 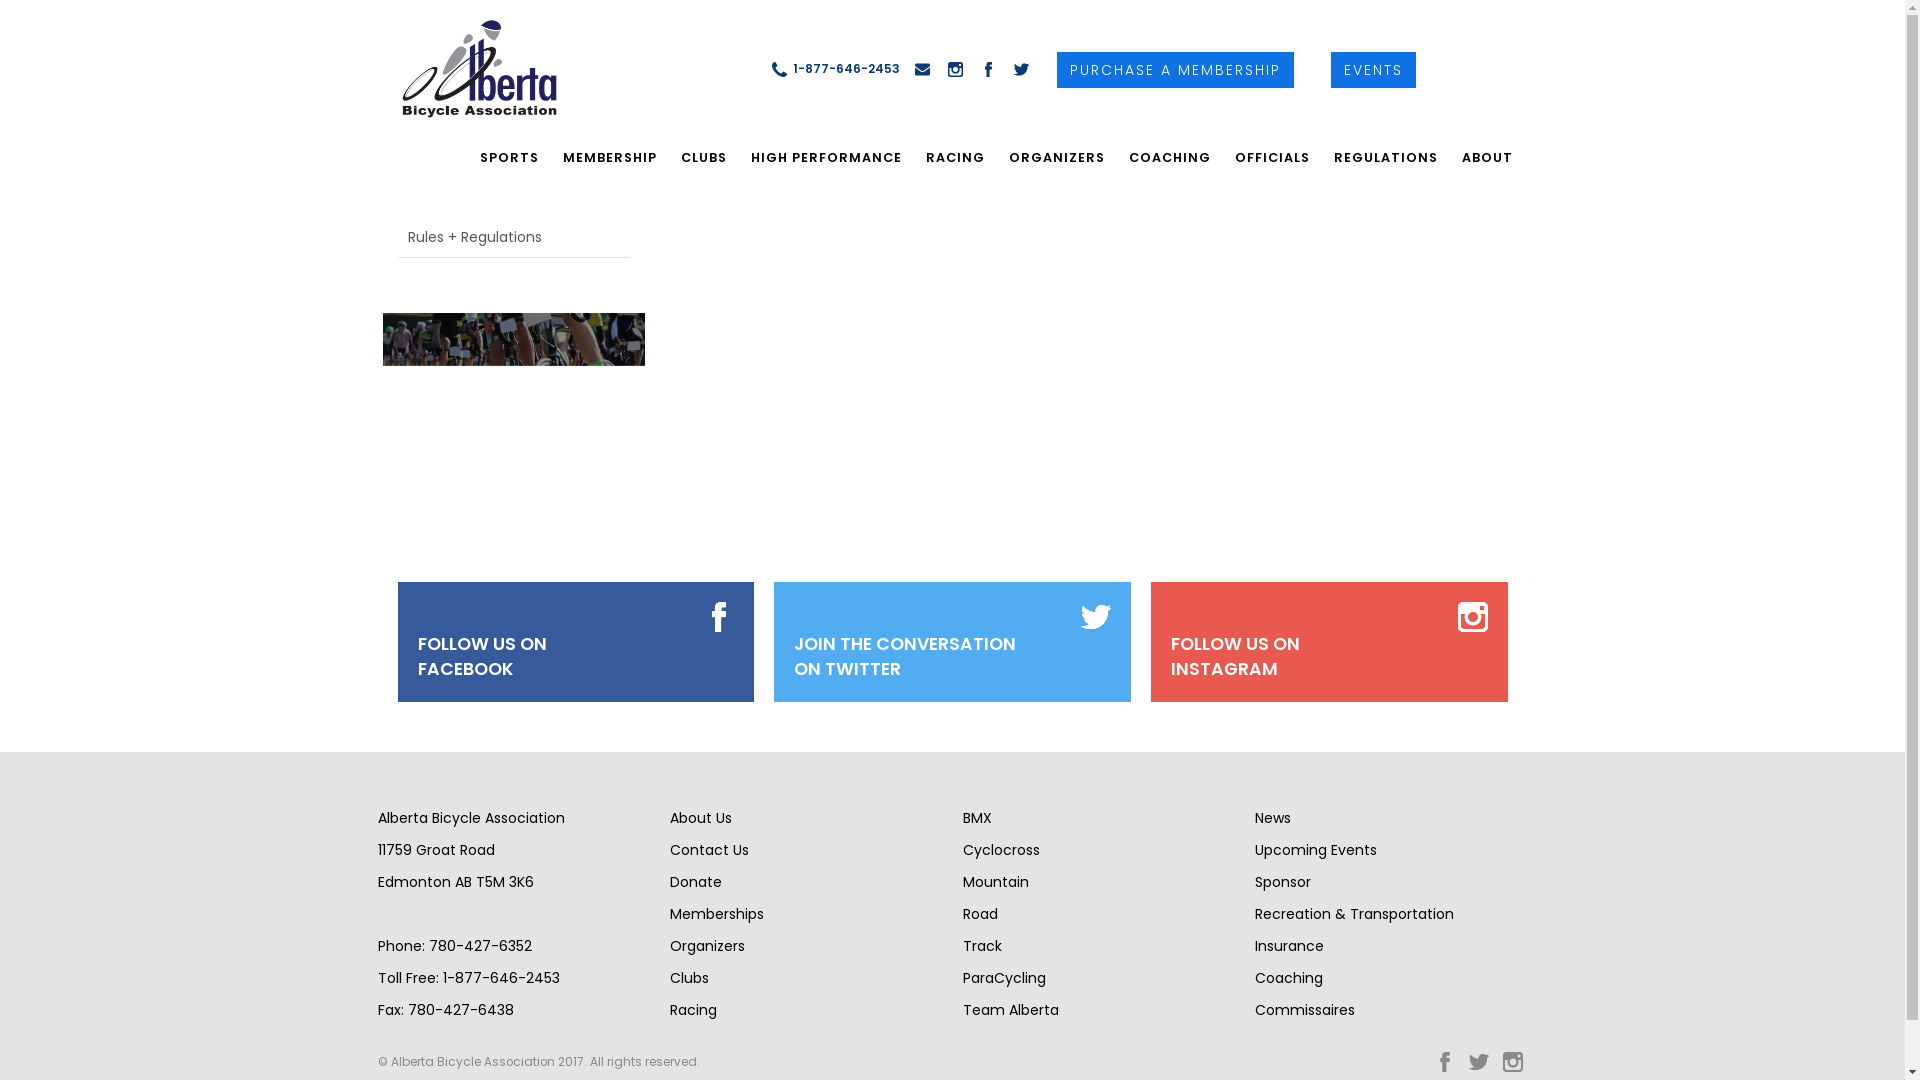 What do you see at coordinates (689, 977) in the screenshot?
I see `'Clubs'` at bounding box center [689, 977].